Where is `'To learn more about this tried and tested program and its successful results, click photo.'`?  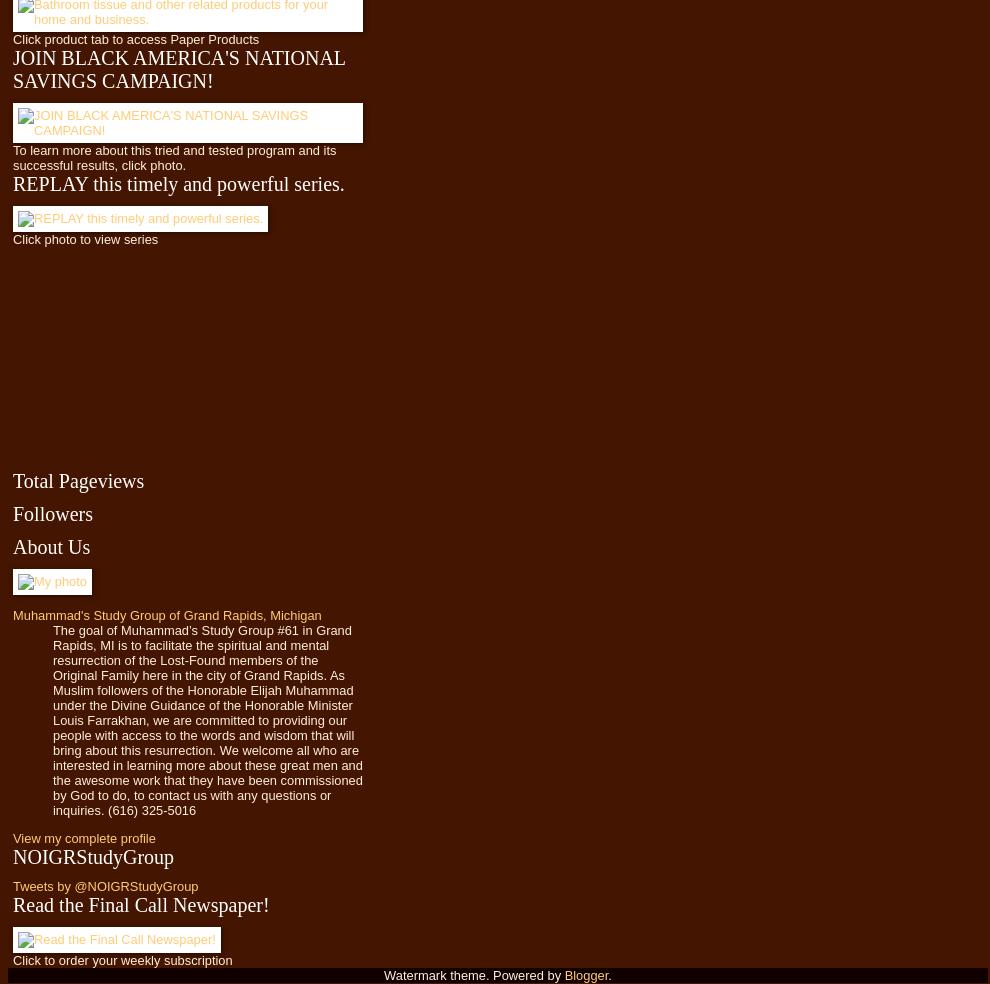
'To learn more about this tried and tested program and its successful results, click photo.' is located at coordinates (11, 157).